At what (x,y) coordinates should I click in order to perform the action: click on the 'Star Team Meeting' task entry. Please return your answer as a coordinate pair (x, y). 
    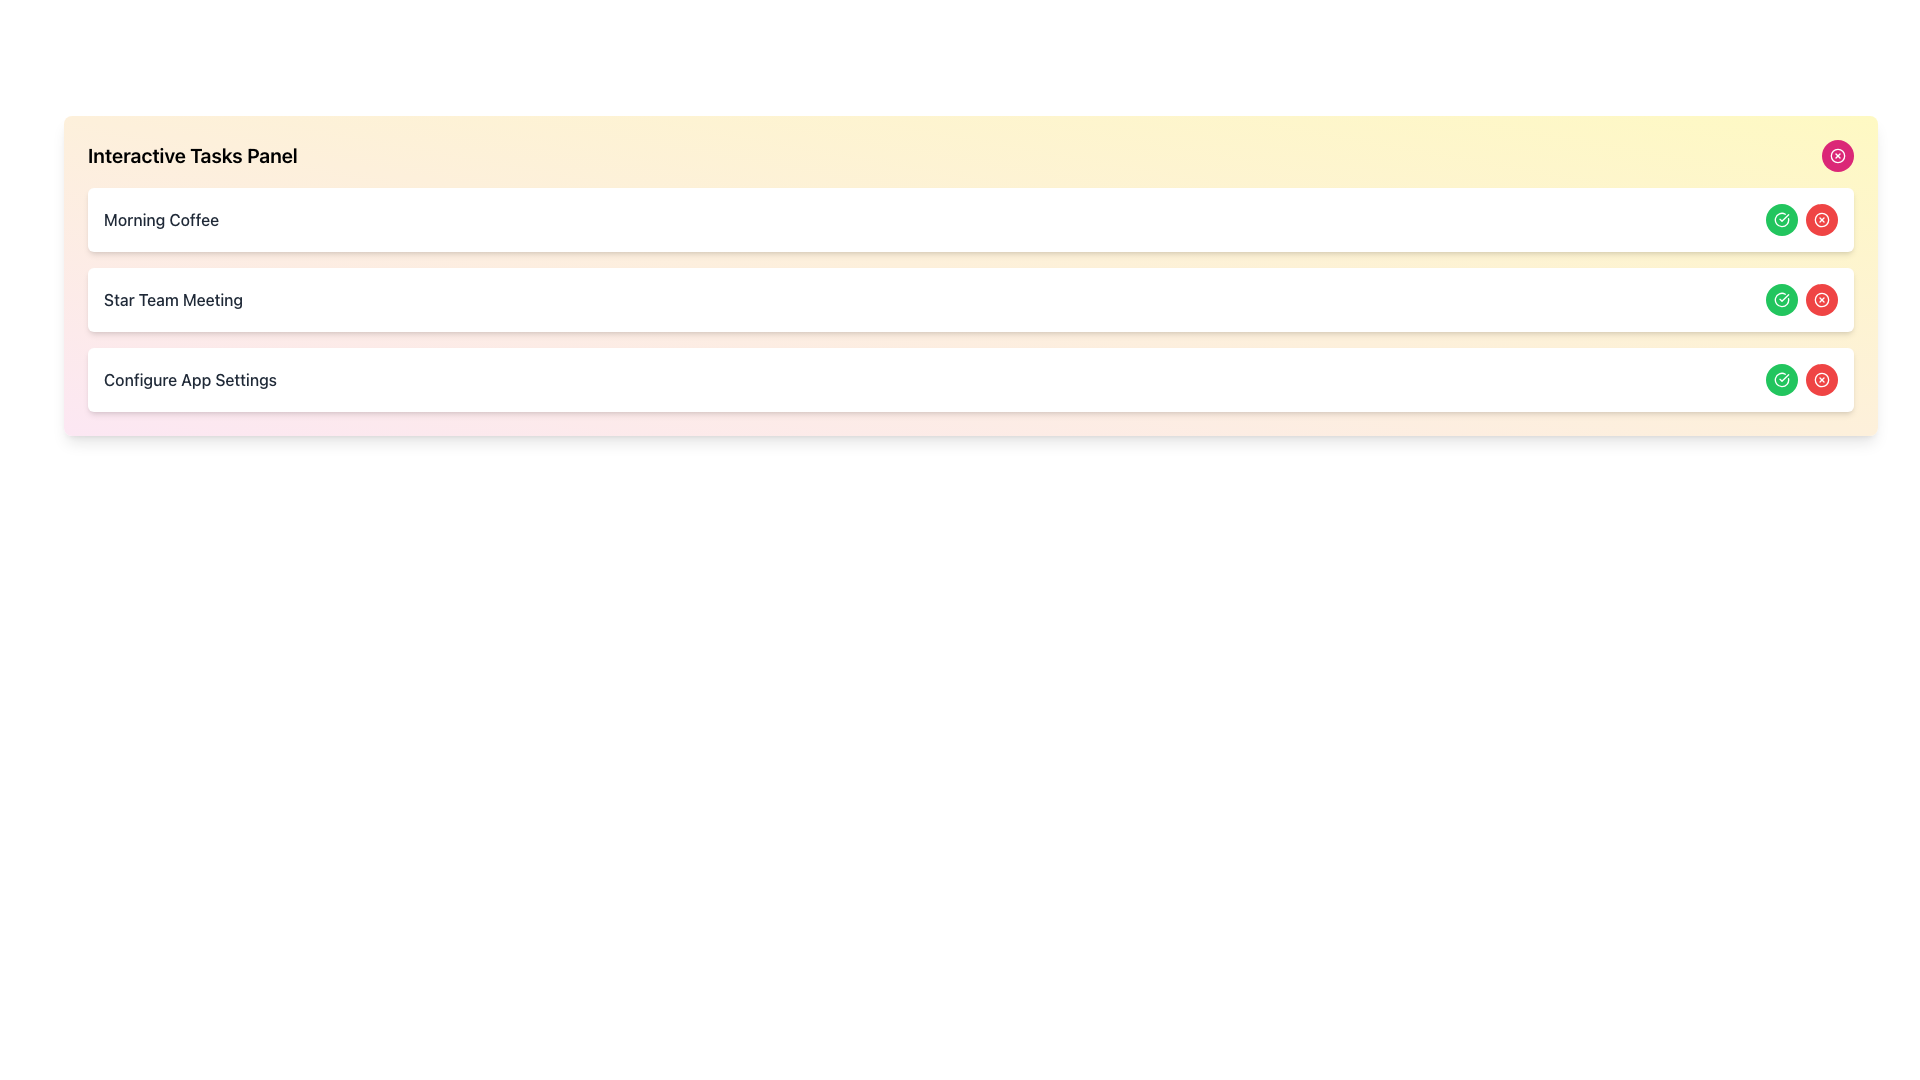
    Looking at the image, I should click on (970, 300).